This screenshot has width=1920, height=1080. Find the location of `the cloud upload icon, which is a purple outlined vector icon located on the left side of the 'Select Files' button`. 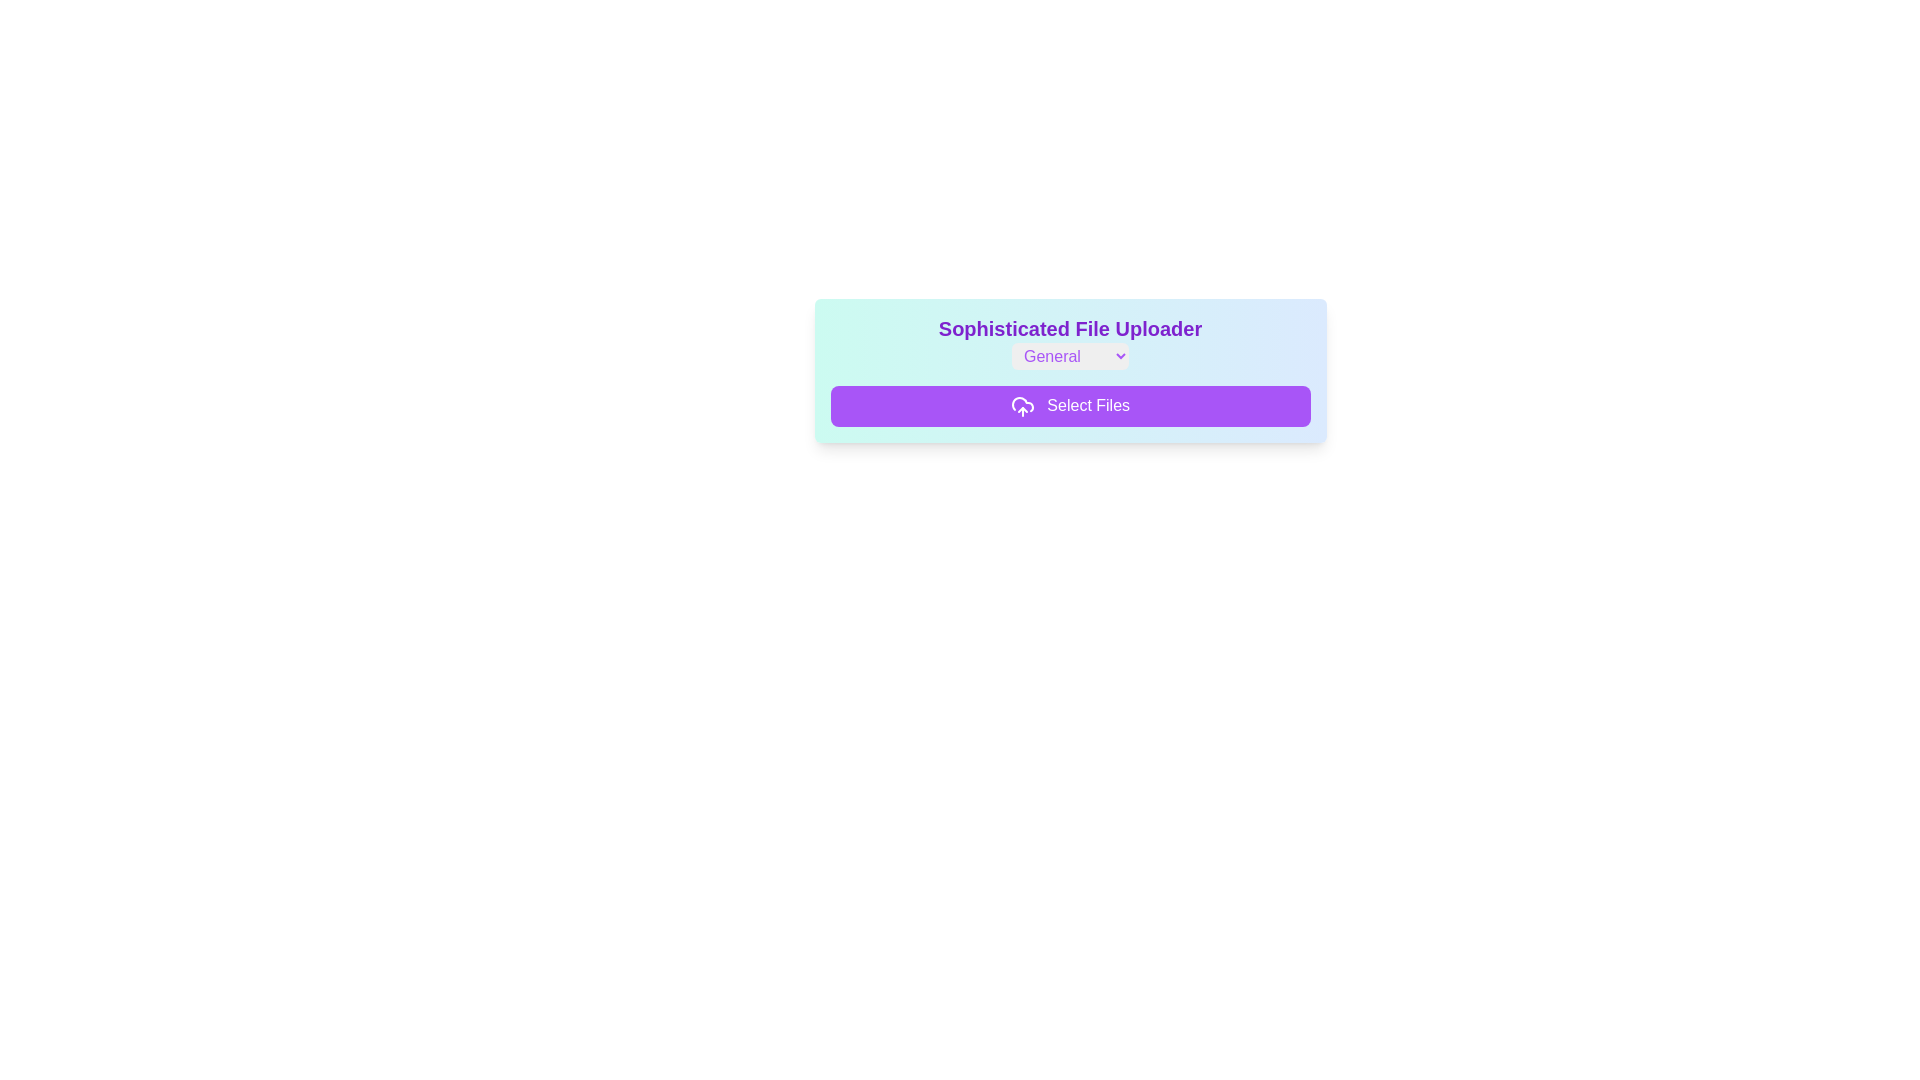

the cloud upload icon, which is a purple outlined vector icon located on the left side of the 'Select Files' button is located at coordinates (1022, 405).